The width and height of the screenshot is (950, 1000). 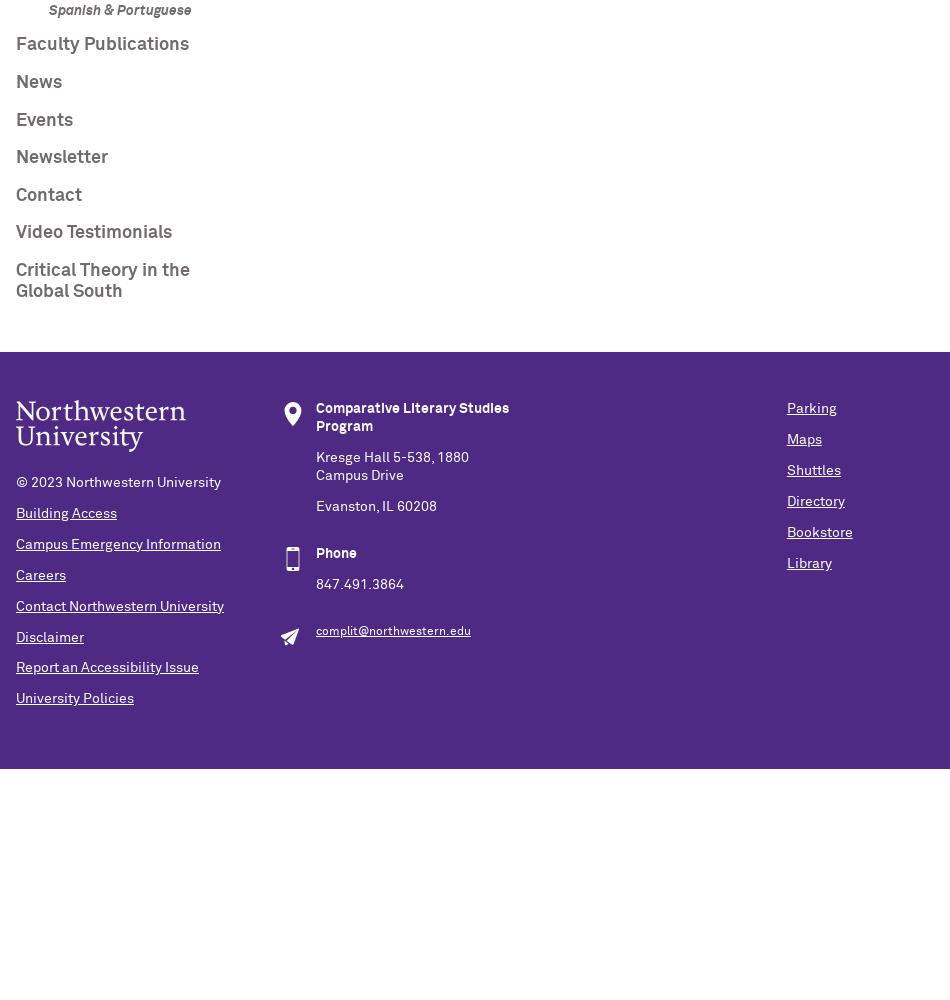 What do you see at coordinates (102, 281) in the screenshot?
I see `'Critical Theory in the Global South'` at bounding box center [102, 281].